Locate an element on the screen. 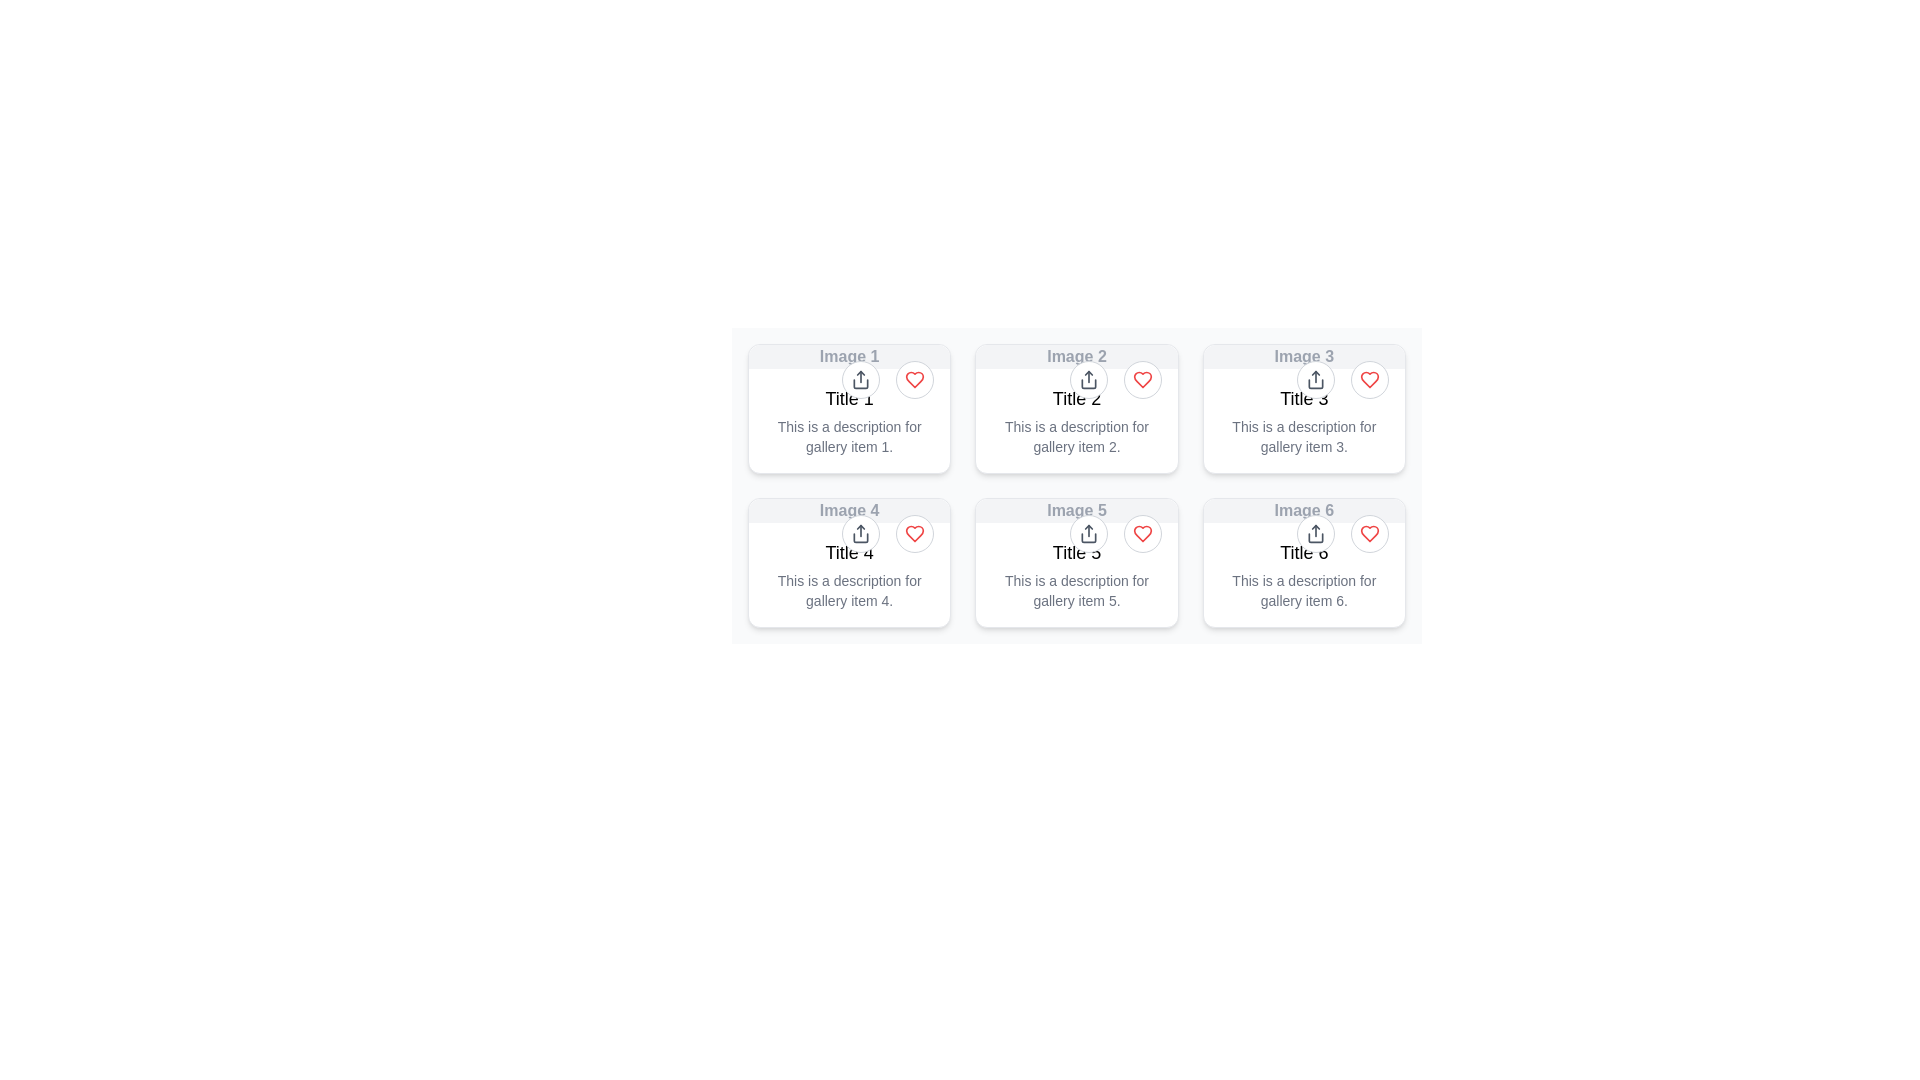 The image size is (1920, 1080). the Text Content Block element containing the title 'Title 4' and the description 'This is a description for gallery item 4.' positioned below 'Image 4' is located at coordinates (849, 574).